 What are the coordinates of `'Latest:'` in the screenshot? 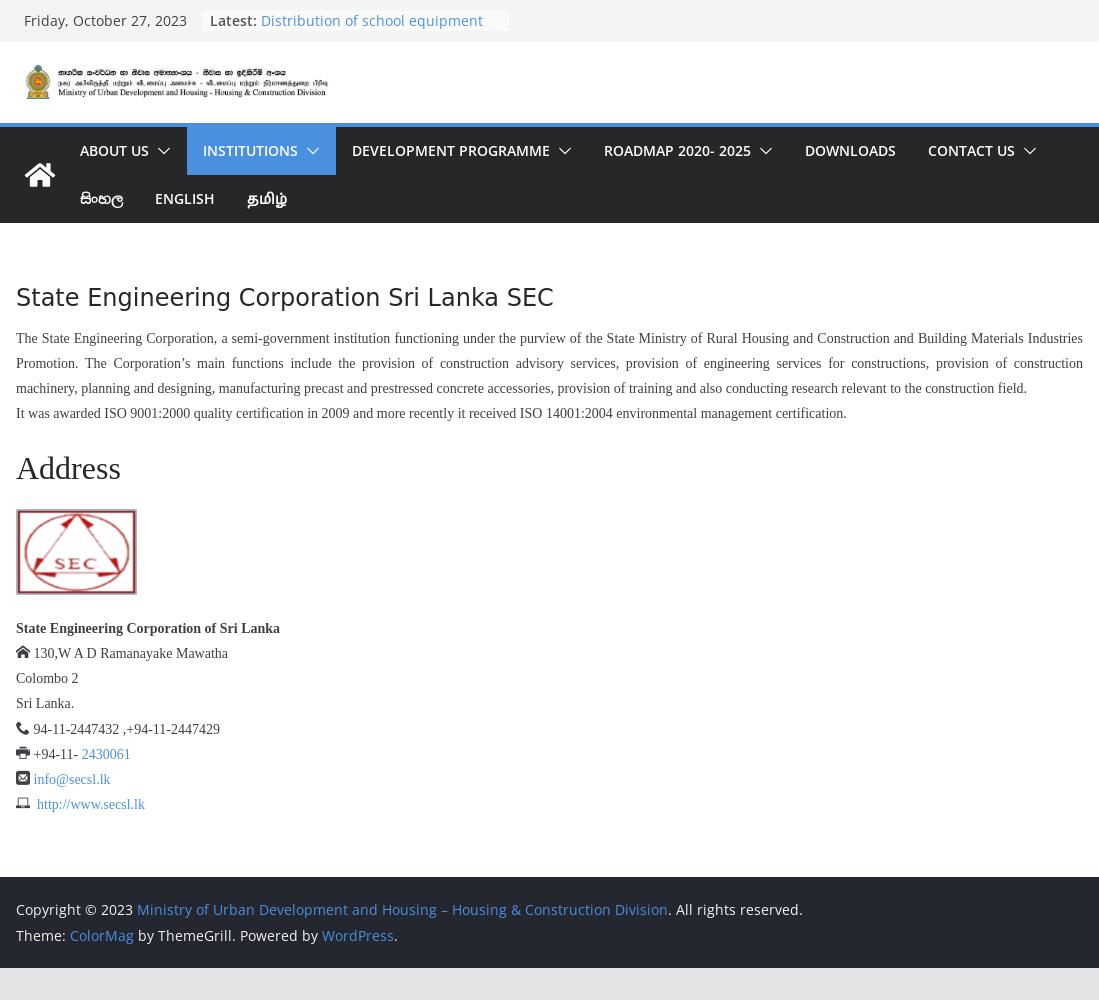 It's located at (232, 19).